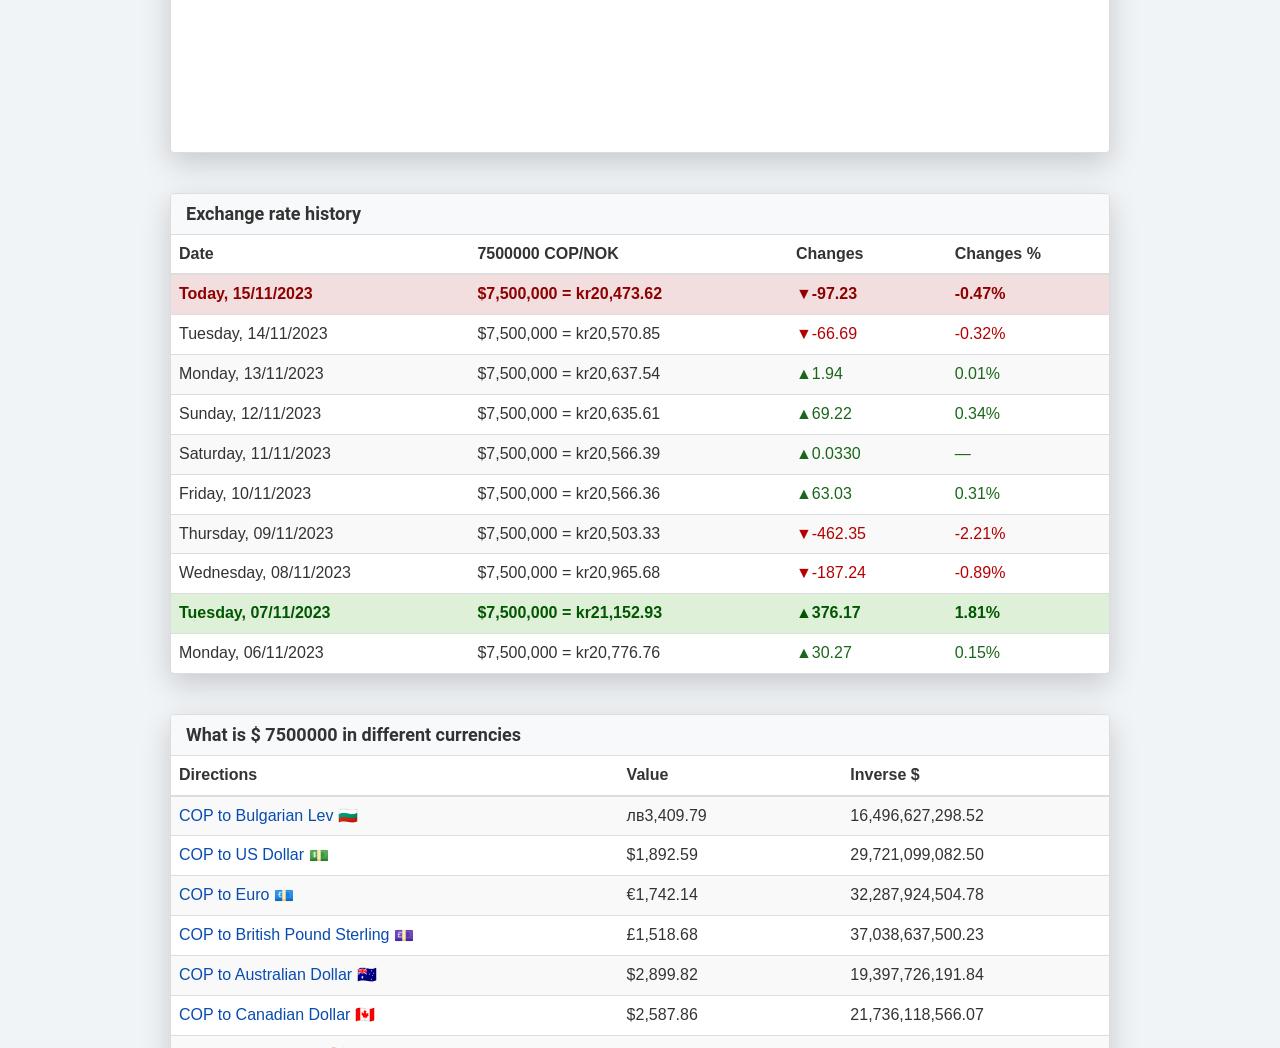 The image size is (1280, 1048). What do you see at coordinates (915, 813) in the screenshot?
I see `'16,496,627,298.52'` at bounding box center [915, 813].